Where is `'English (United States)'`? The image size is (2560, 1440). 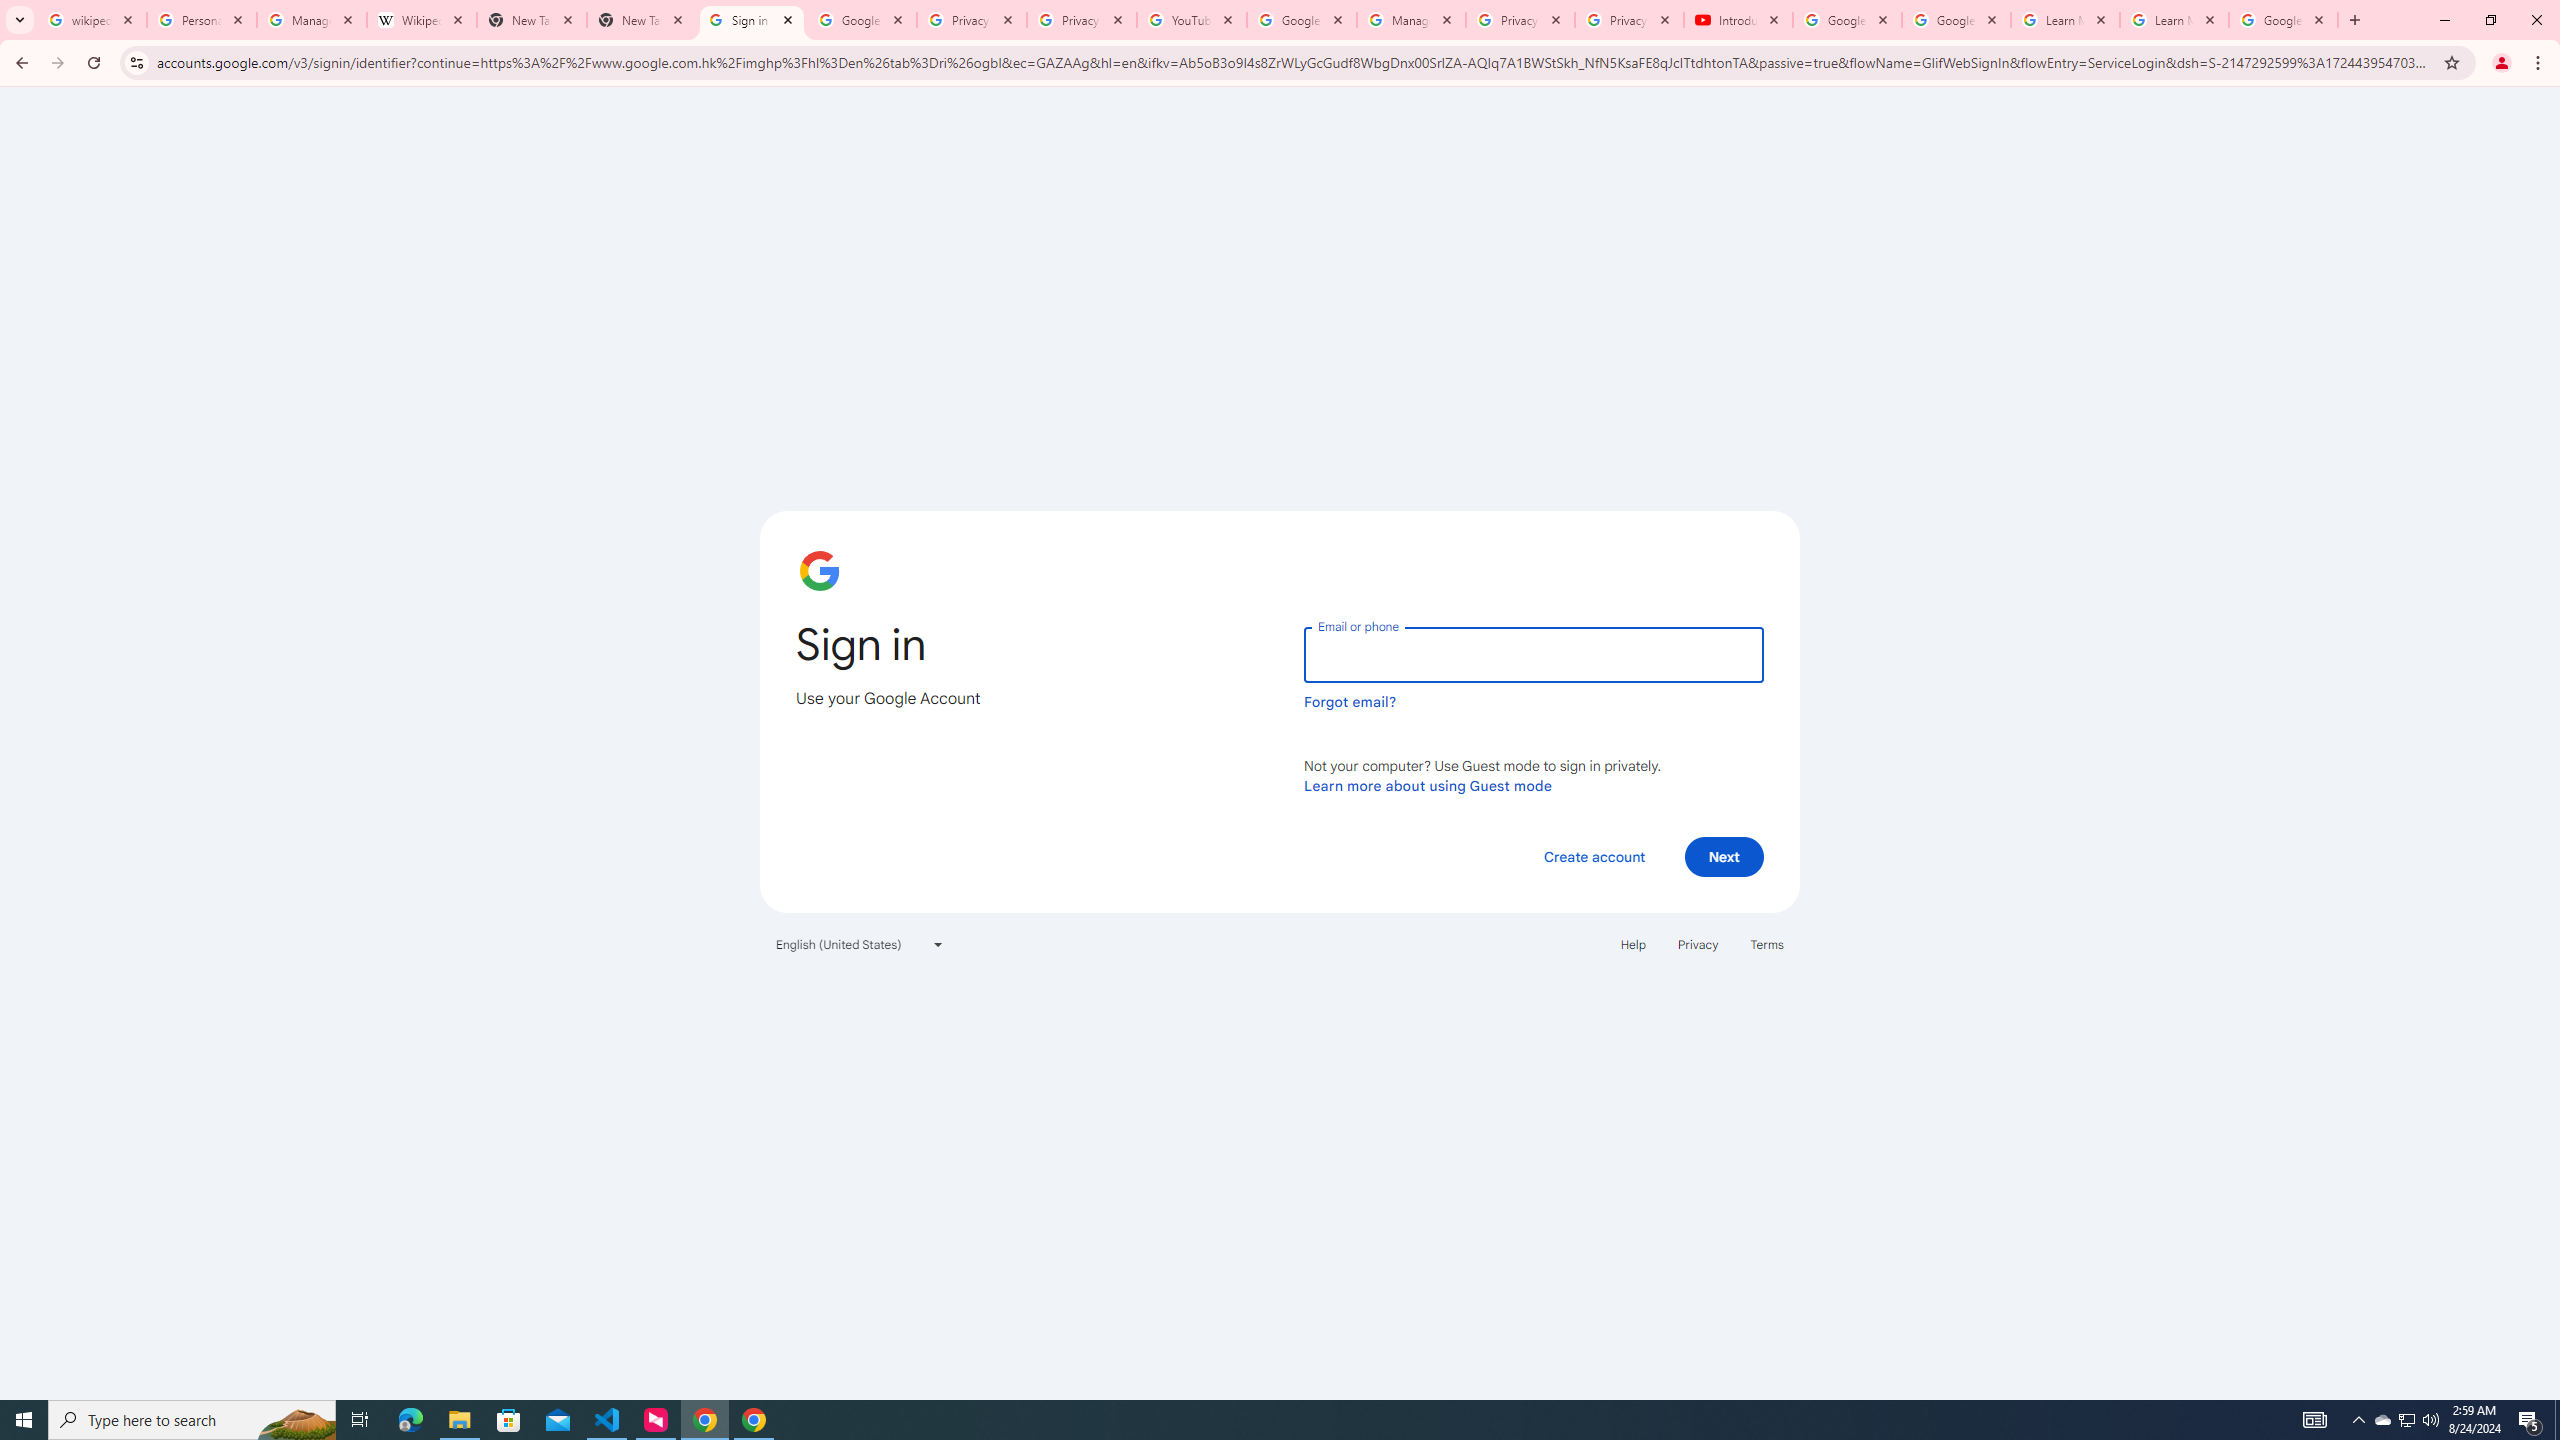
'English (United States)' is located at coordinates (860, 942).